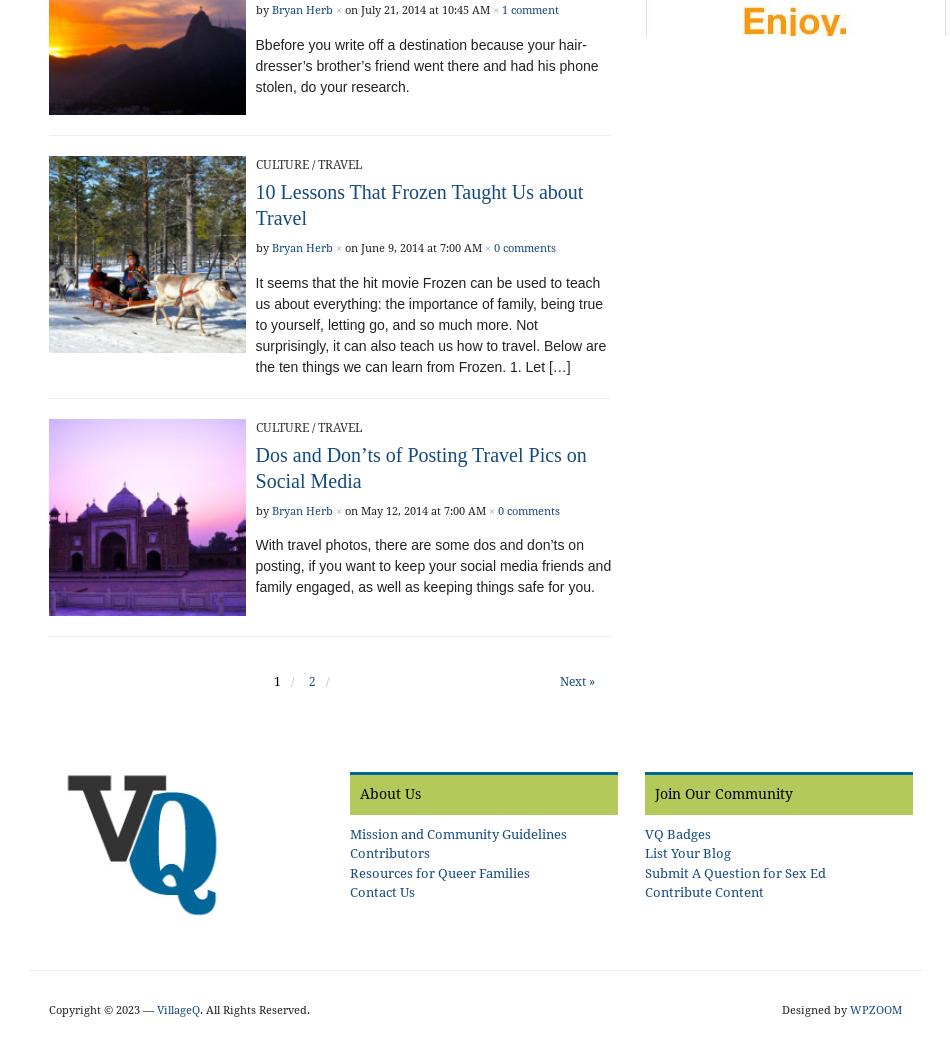 The image size is (950, 1053). Describe the element at coordinates (253, 1008) in the screenshot. I see `'. All Rights Reserved.'` at that location.